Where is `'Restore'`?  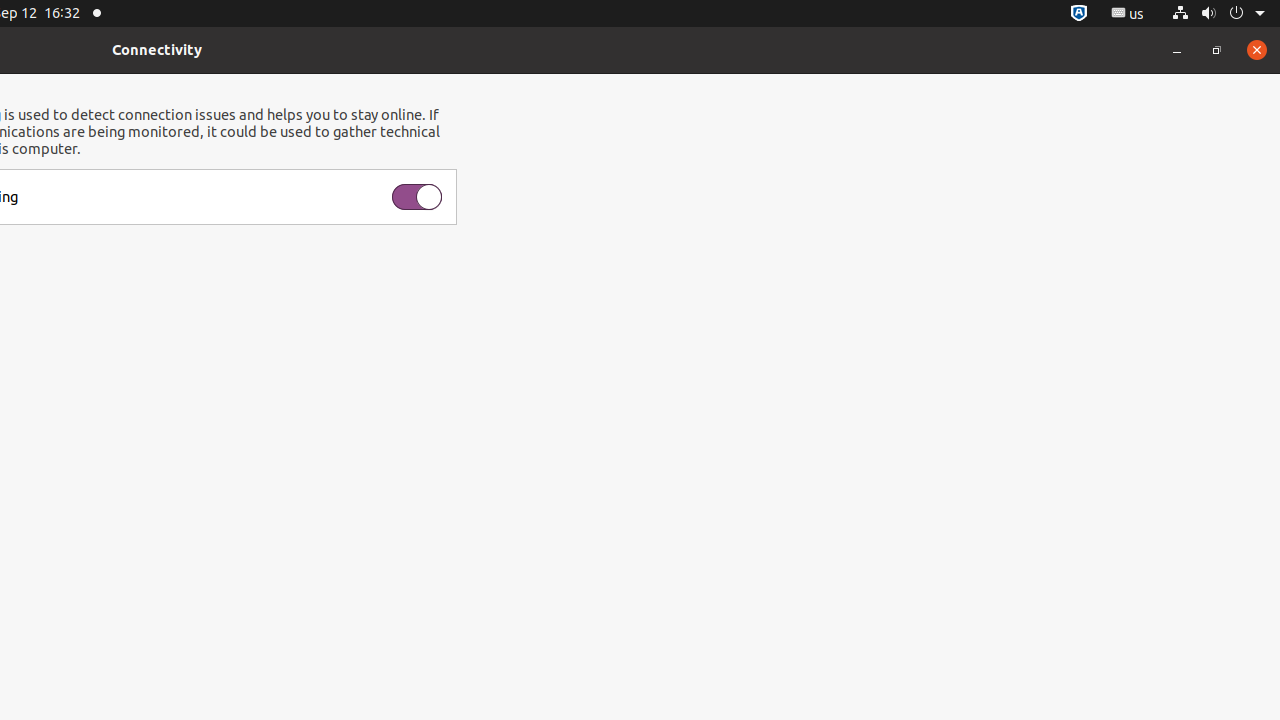
'Restore' is located at coordinates (1216, 48).